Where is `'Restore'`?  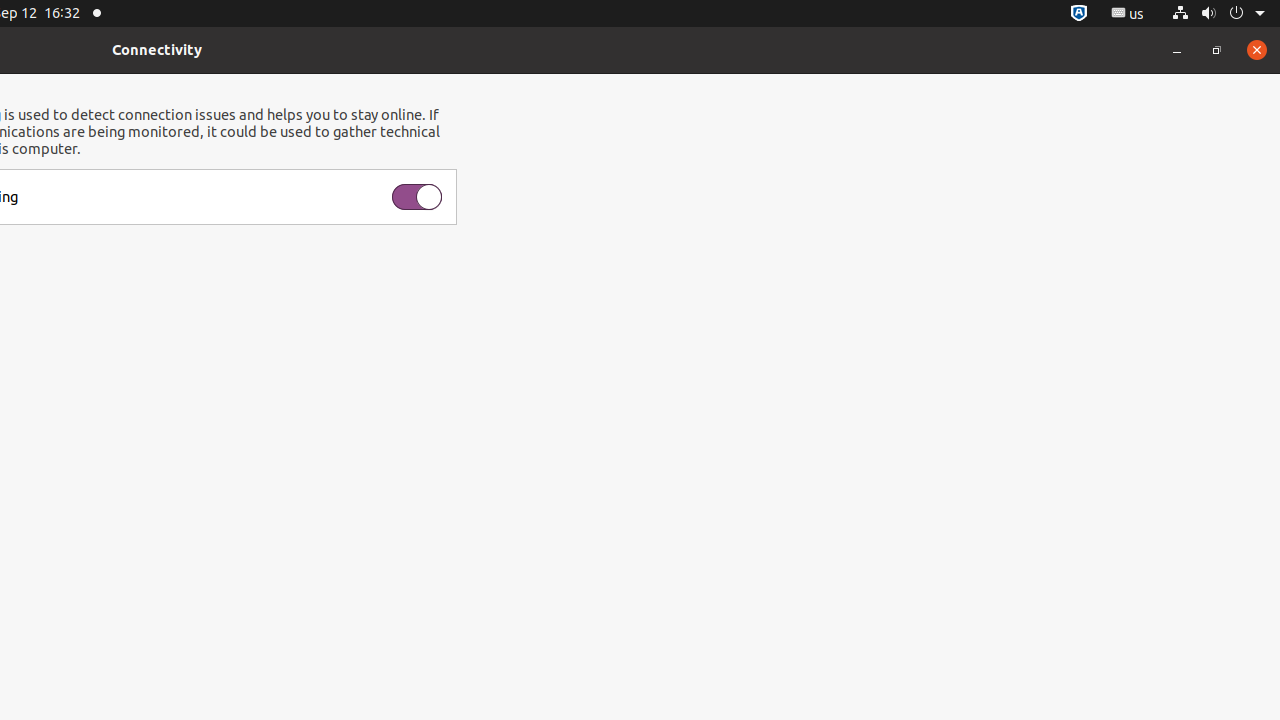
'Restore' is located at coordinates (1216, 48).